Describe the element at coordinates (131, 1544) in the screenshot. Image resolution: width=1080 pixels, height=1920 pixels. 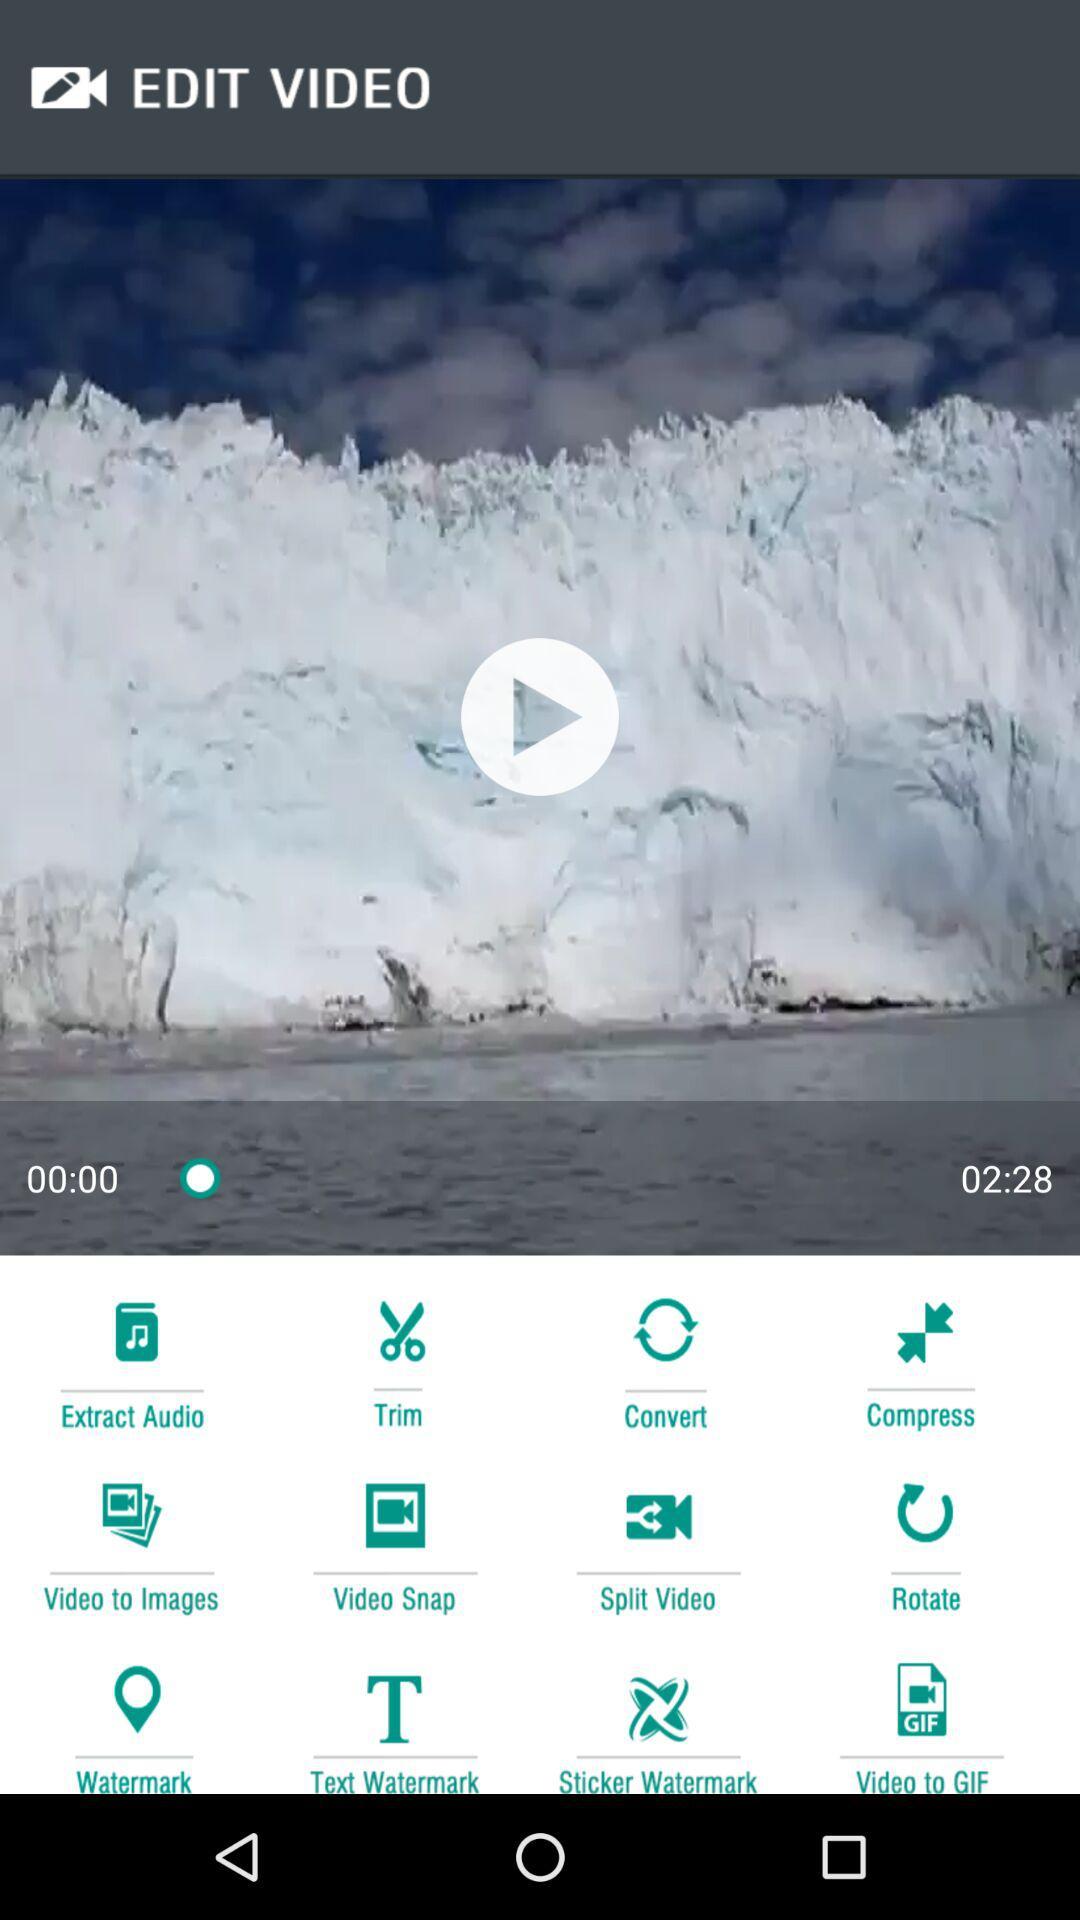
I see `transform video into images` at that location.